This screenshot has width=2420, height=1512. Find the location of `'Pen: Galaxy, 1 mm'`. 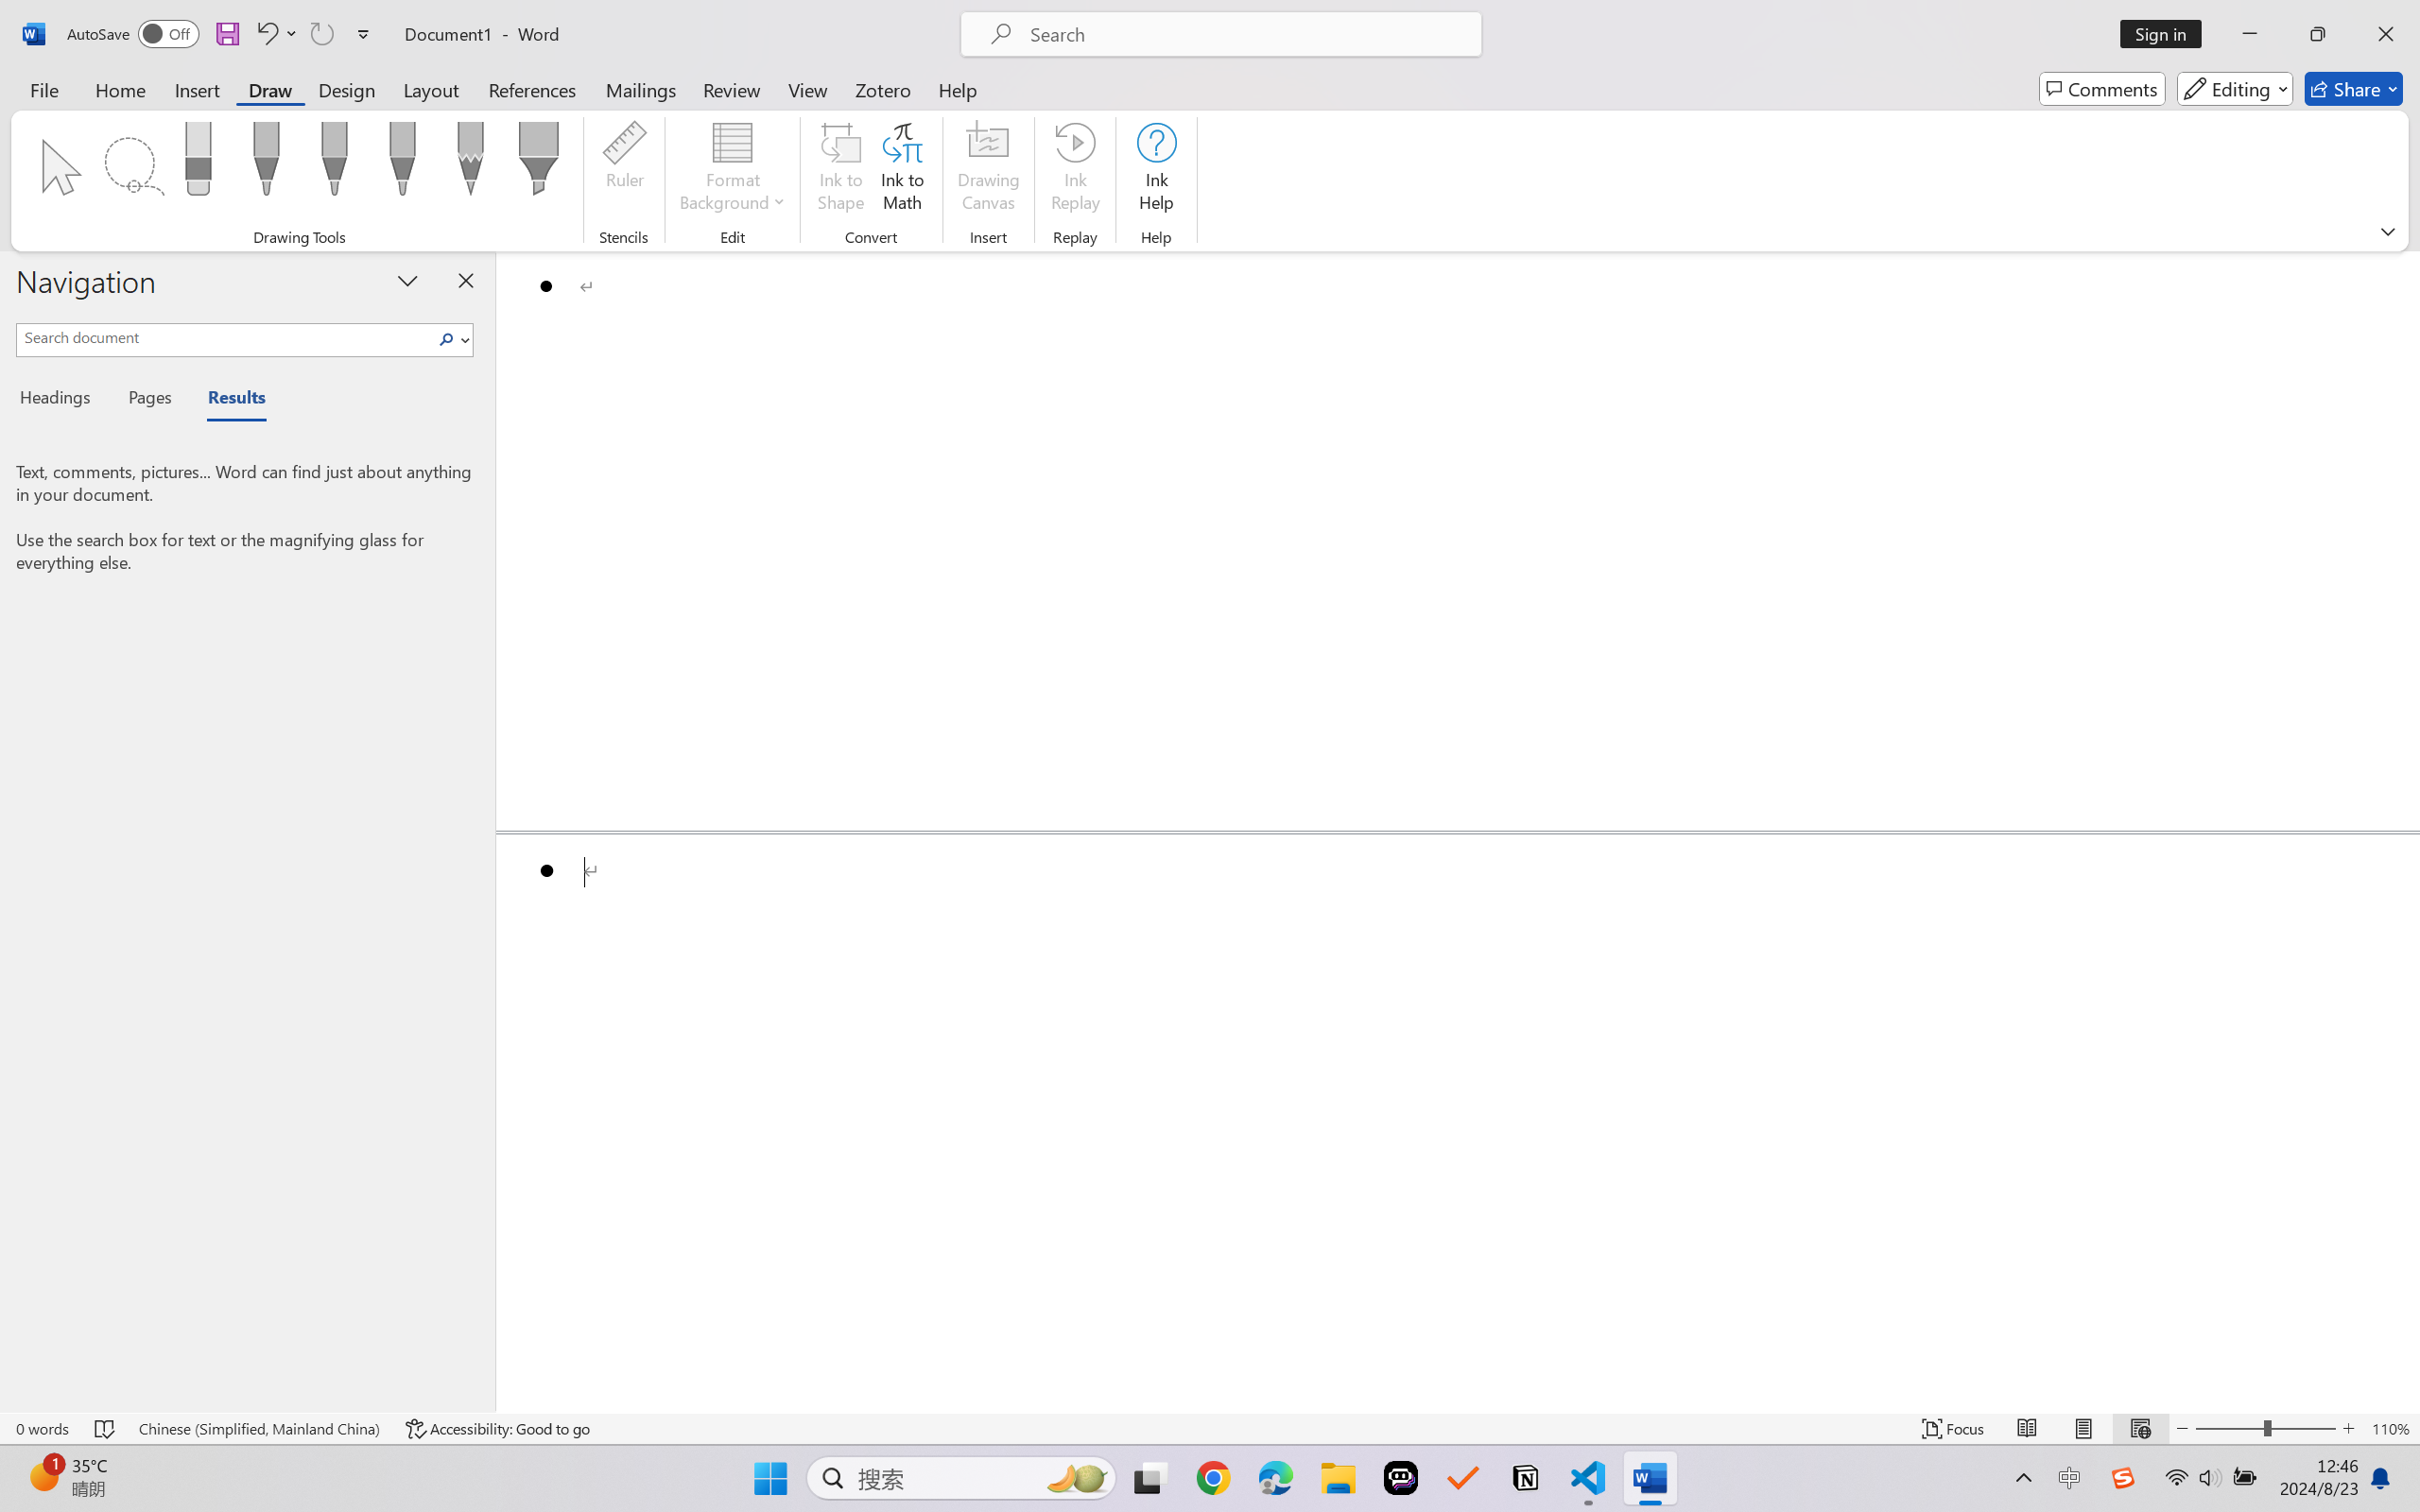

'Pen: Galaxy, 1 mm' is located at coordinates (400, 163).